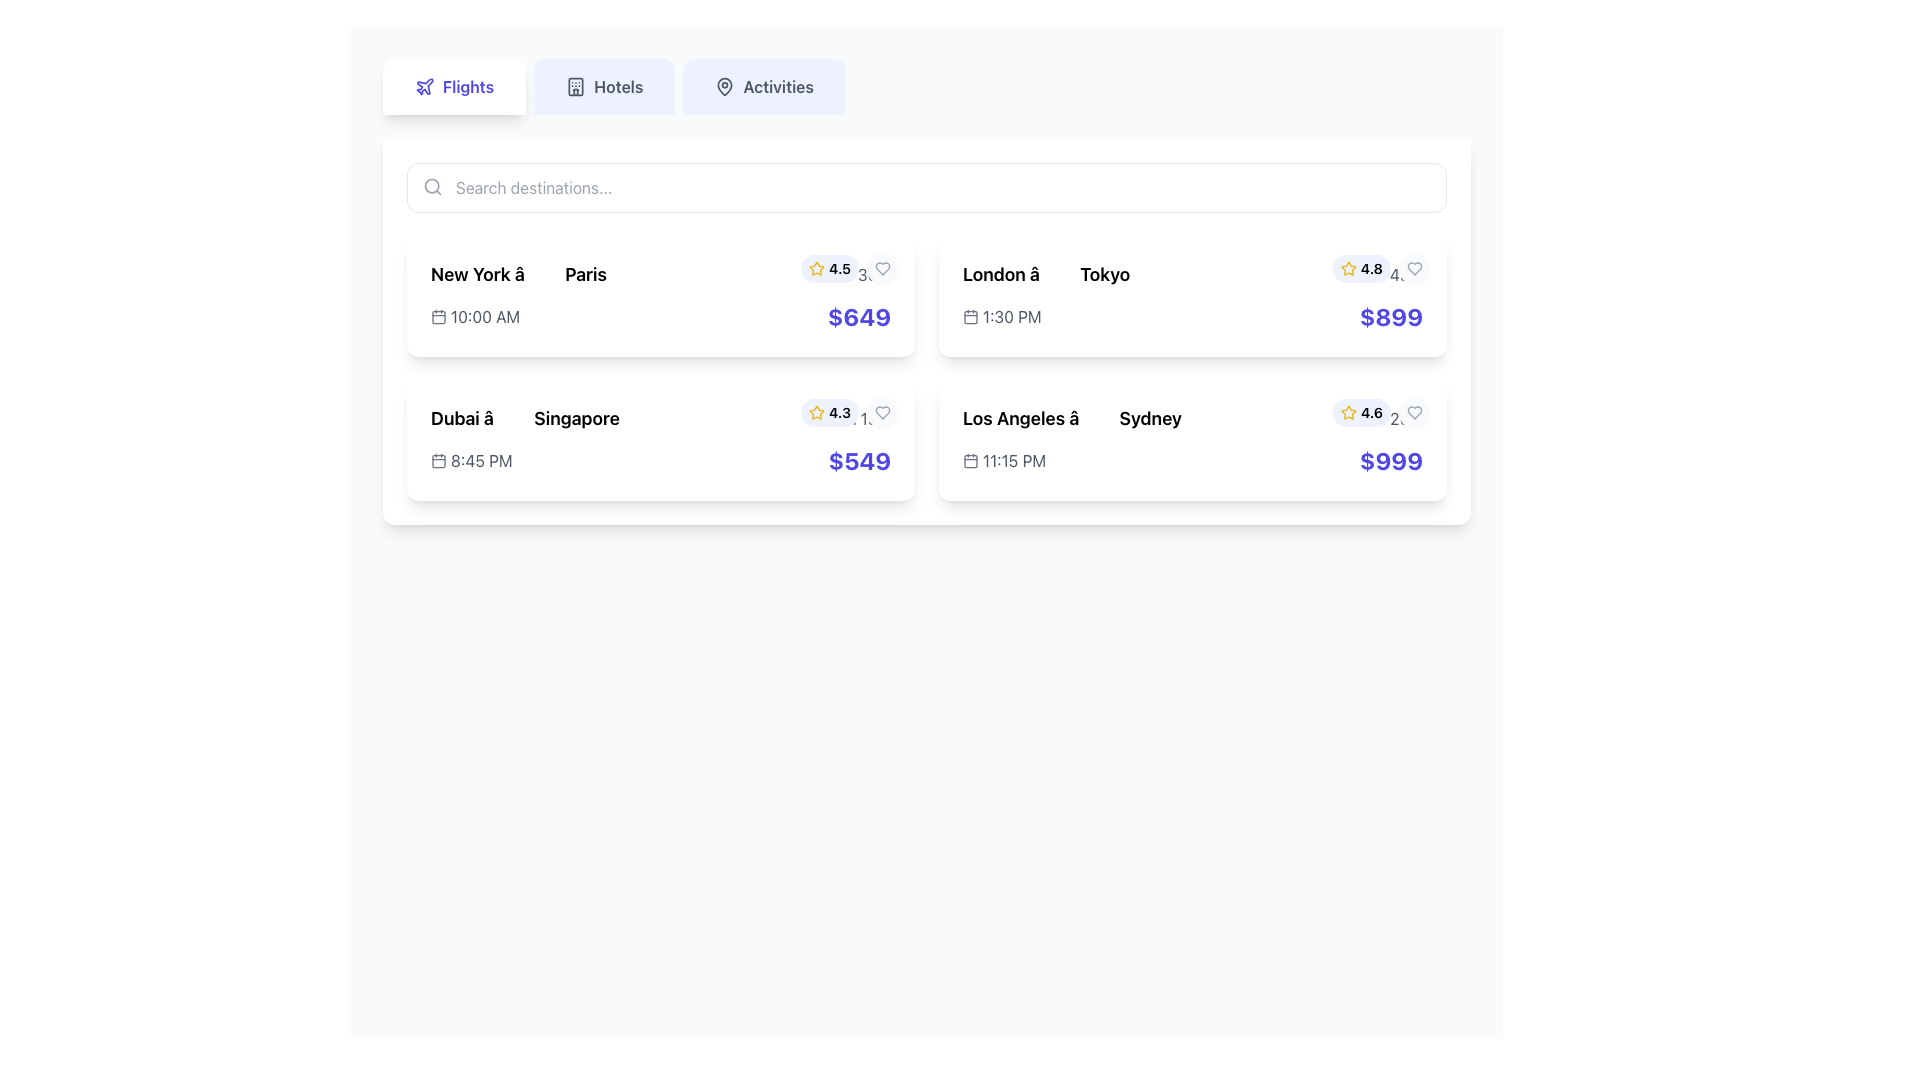  I want to click on the 'Hotels' navigation tab, which is the second item in a horizontal group of three tabs located near the top center of the interface, so click(603, 86).